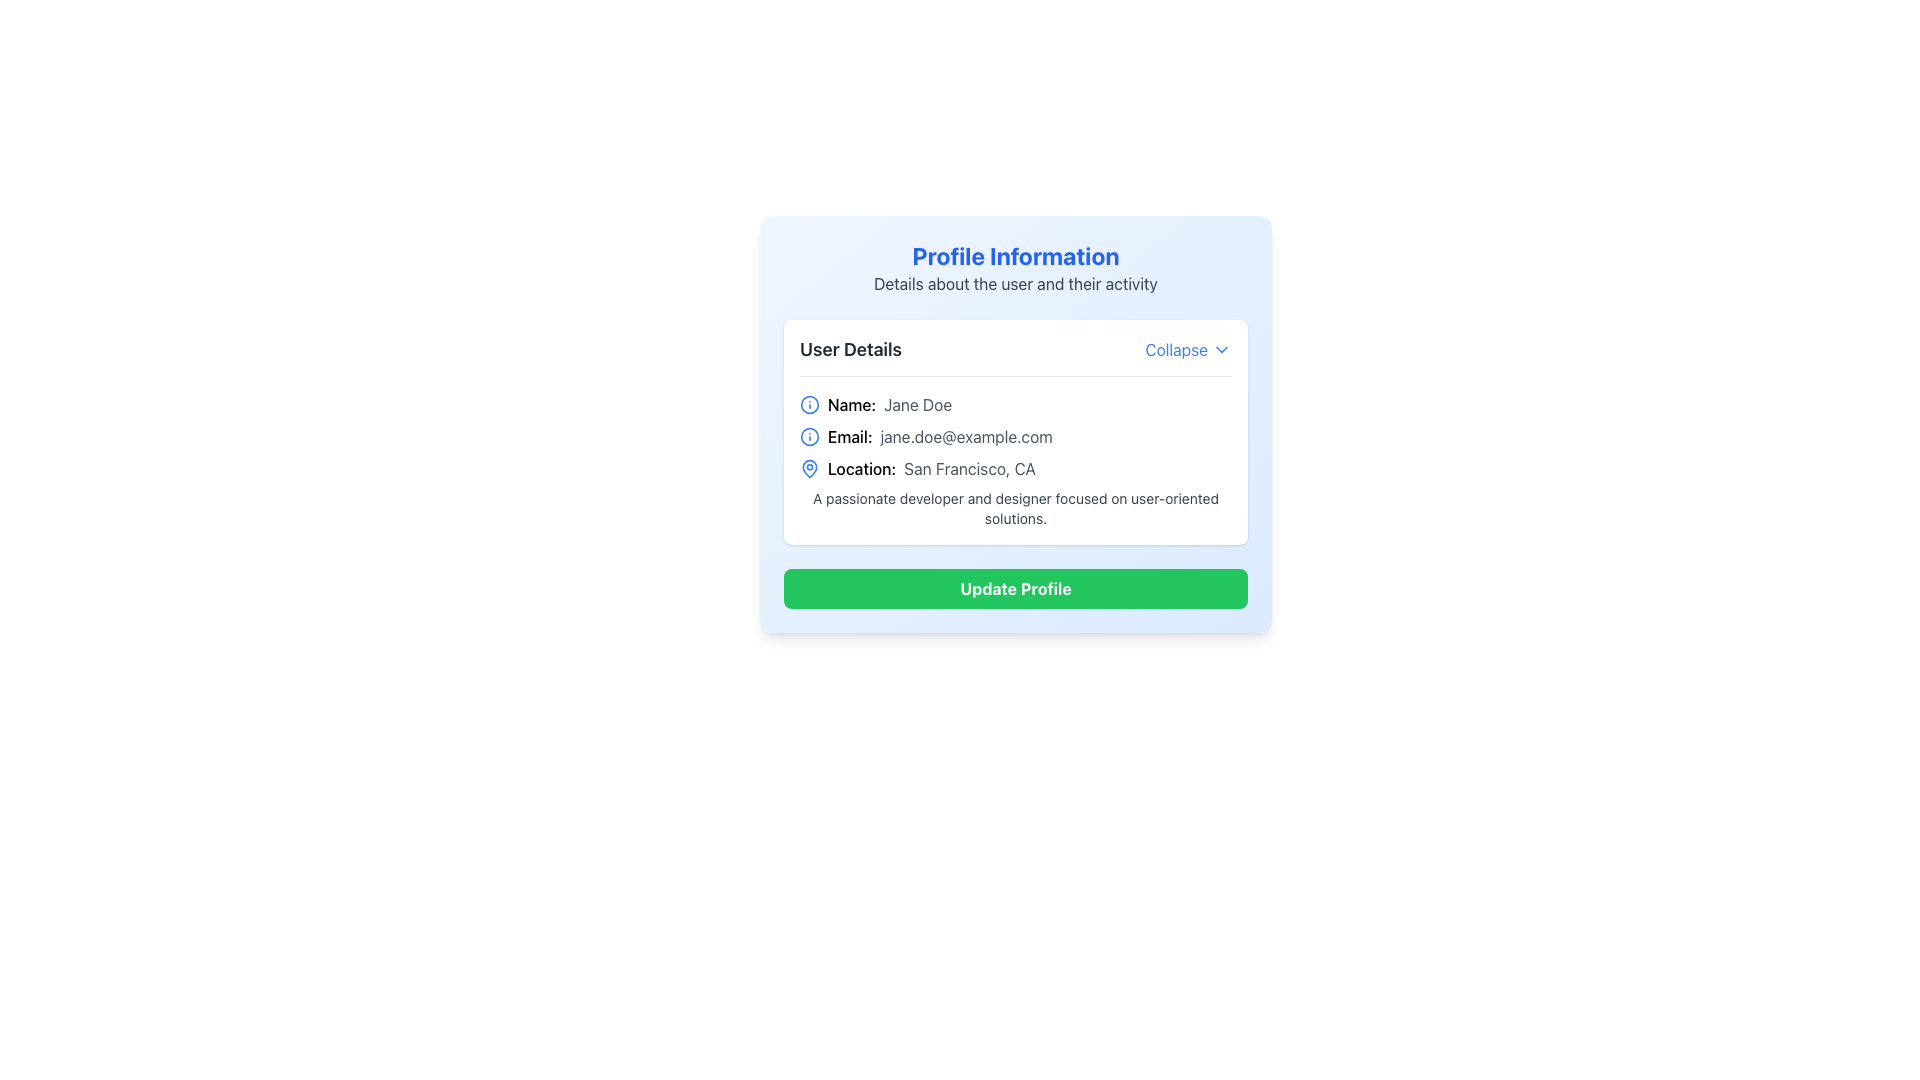 The image size is (1920, 1080). Describe the element at coordinates (966, 435) in the screenshot. I see `on the static text field displaying the email address 'jane.doe@example.com', which is located next` at that location.